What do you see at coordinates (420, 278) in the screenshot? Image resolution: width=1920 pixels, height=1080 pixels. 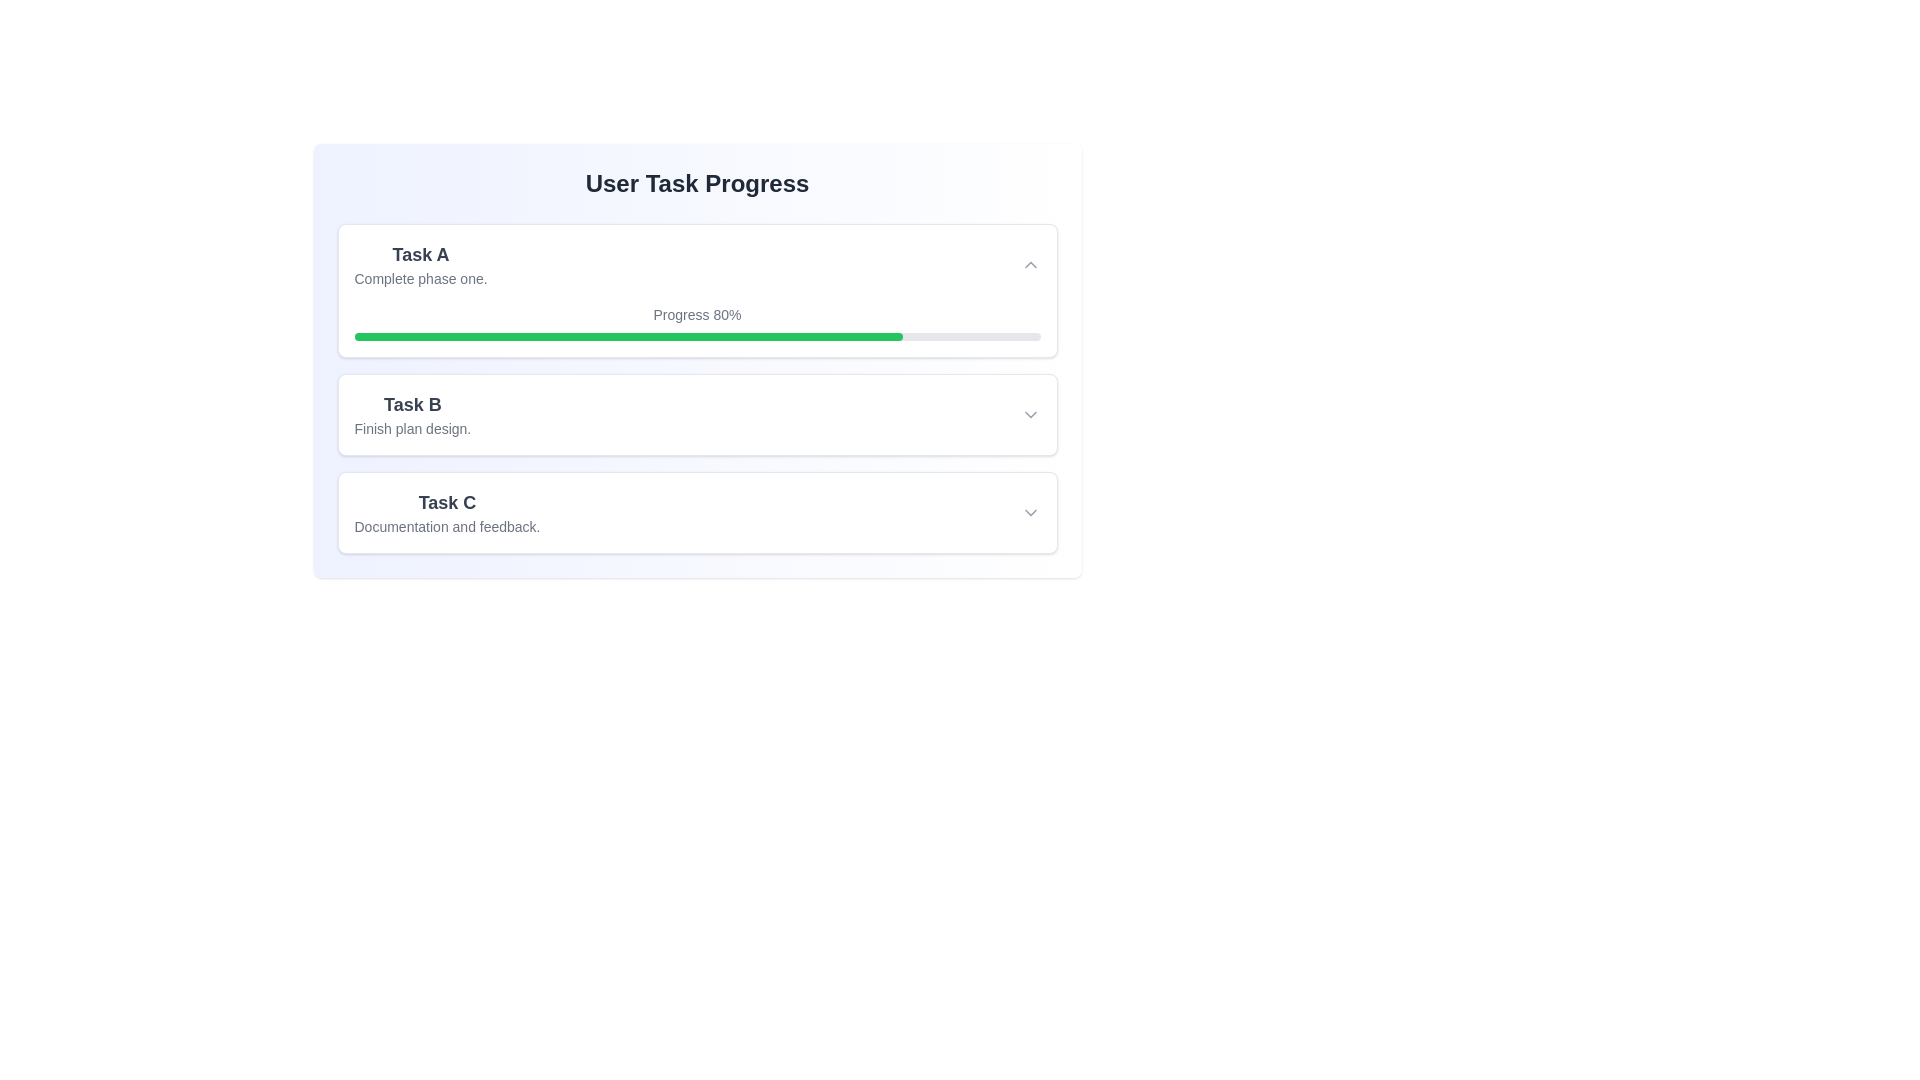 I see `the Text label that provides clarity or further instructions related to 'Task A', located immediately below the title text 'Task A'` at bounding box center [420, 278].